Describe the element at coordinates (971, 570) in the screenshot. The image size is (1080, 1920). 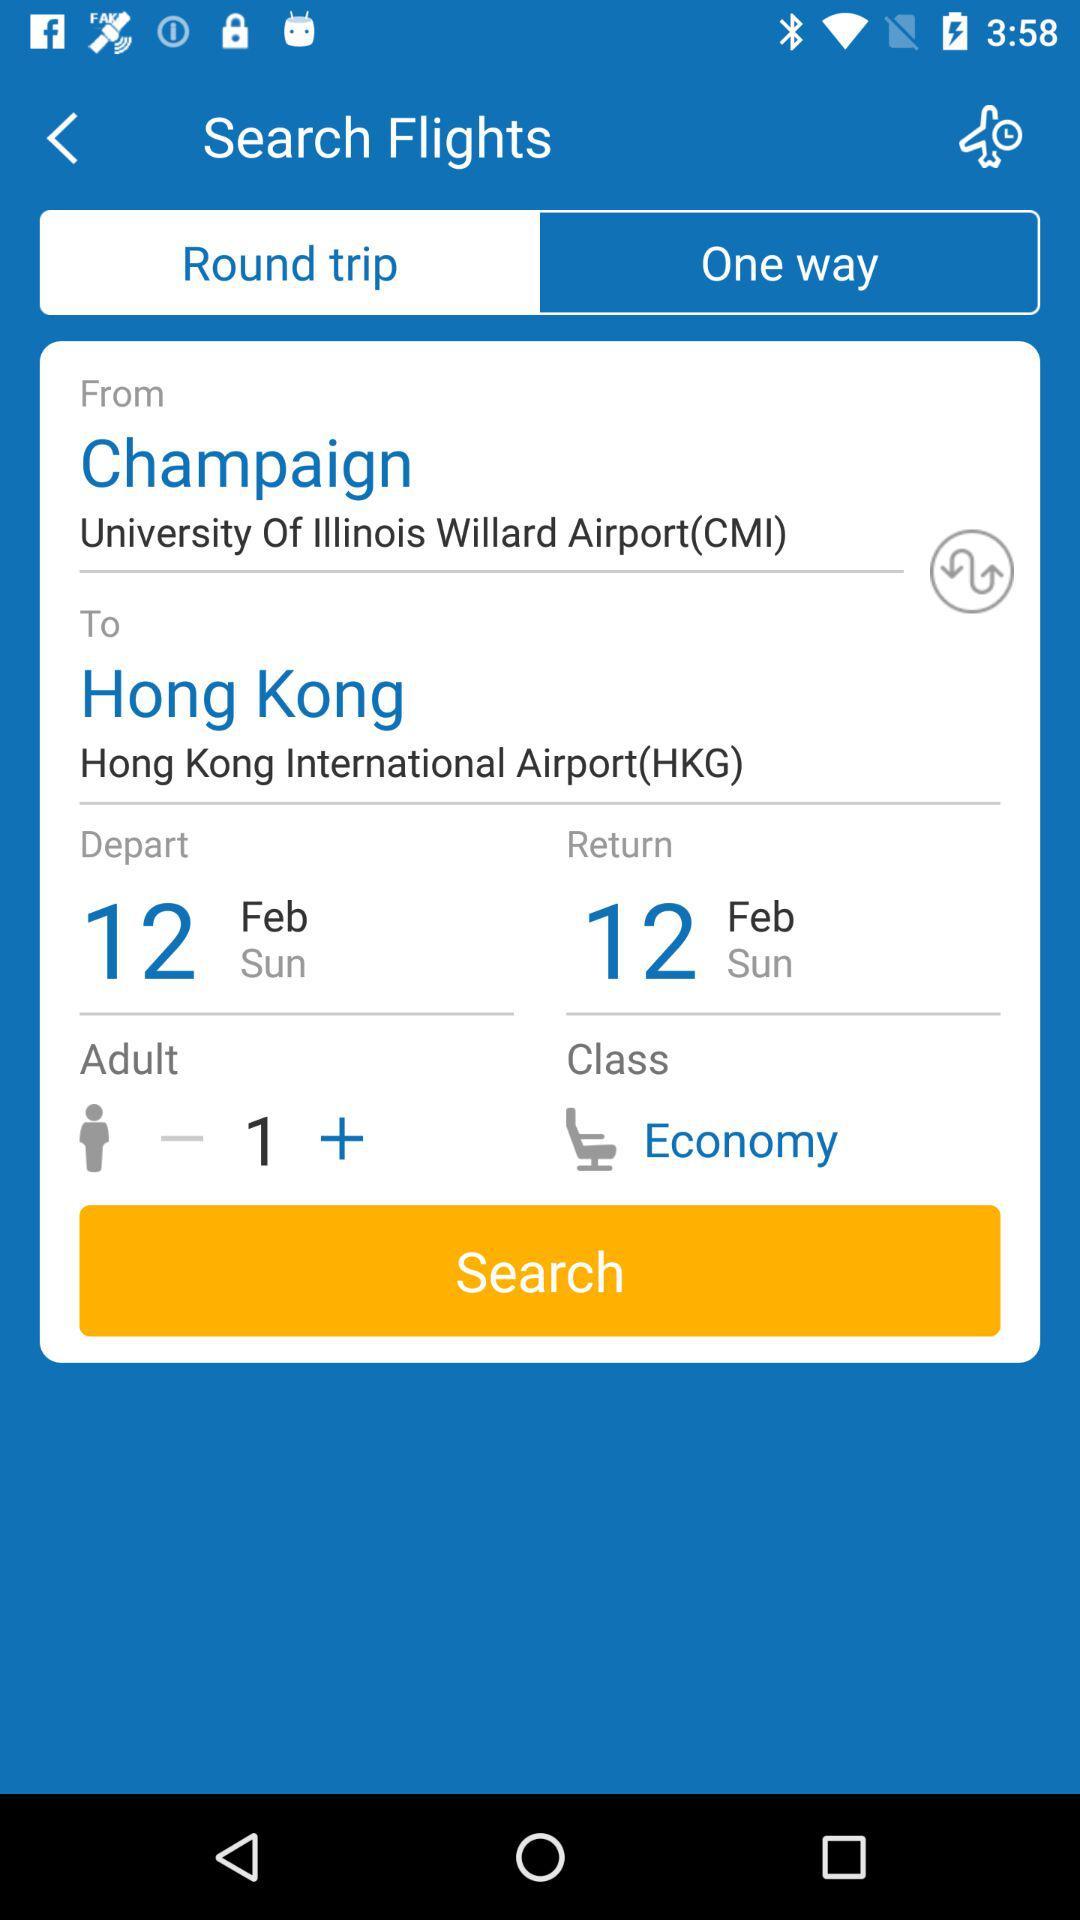
I see `switch locations` at that location.